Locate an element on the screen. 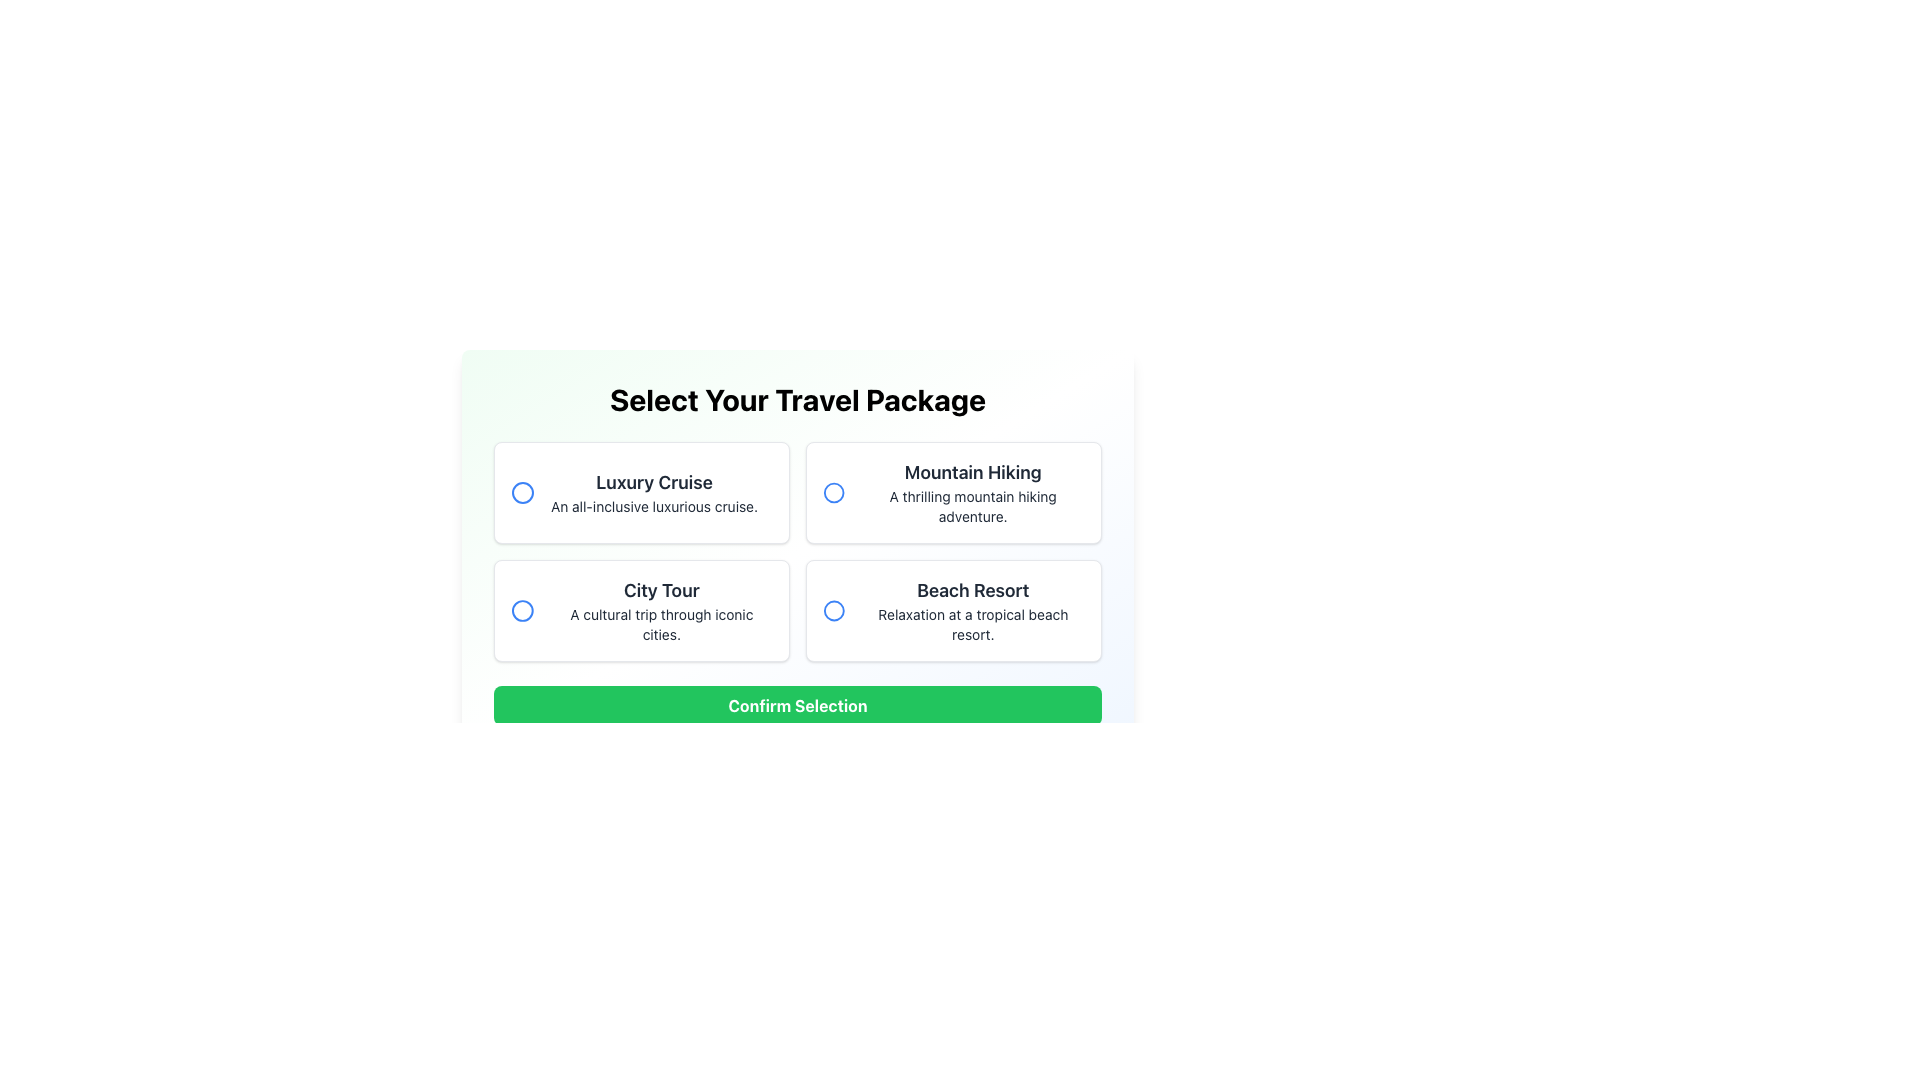 This screenshot has height=1080, width=1920. text displayed in the Text Display component labeled 'Beach Resort' located in the bottom-right grid option of travel packages is located at coordinates (973, 609).